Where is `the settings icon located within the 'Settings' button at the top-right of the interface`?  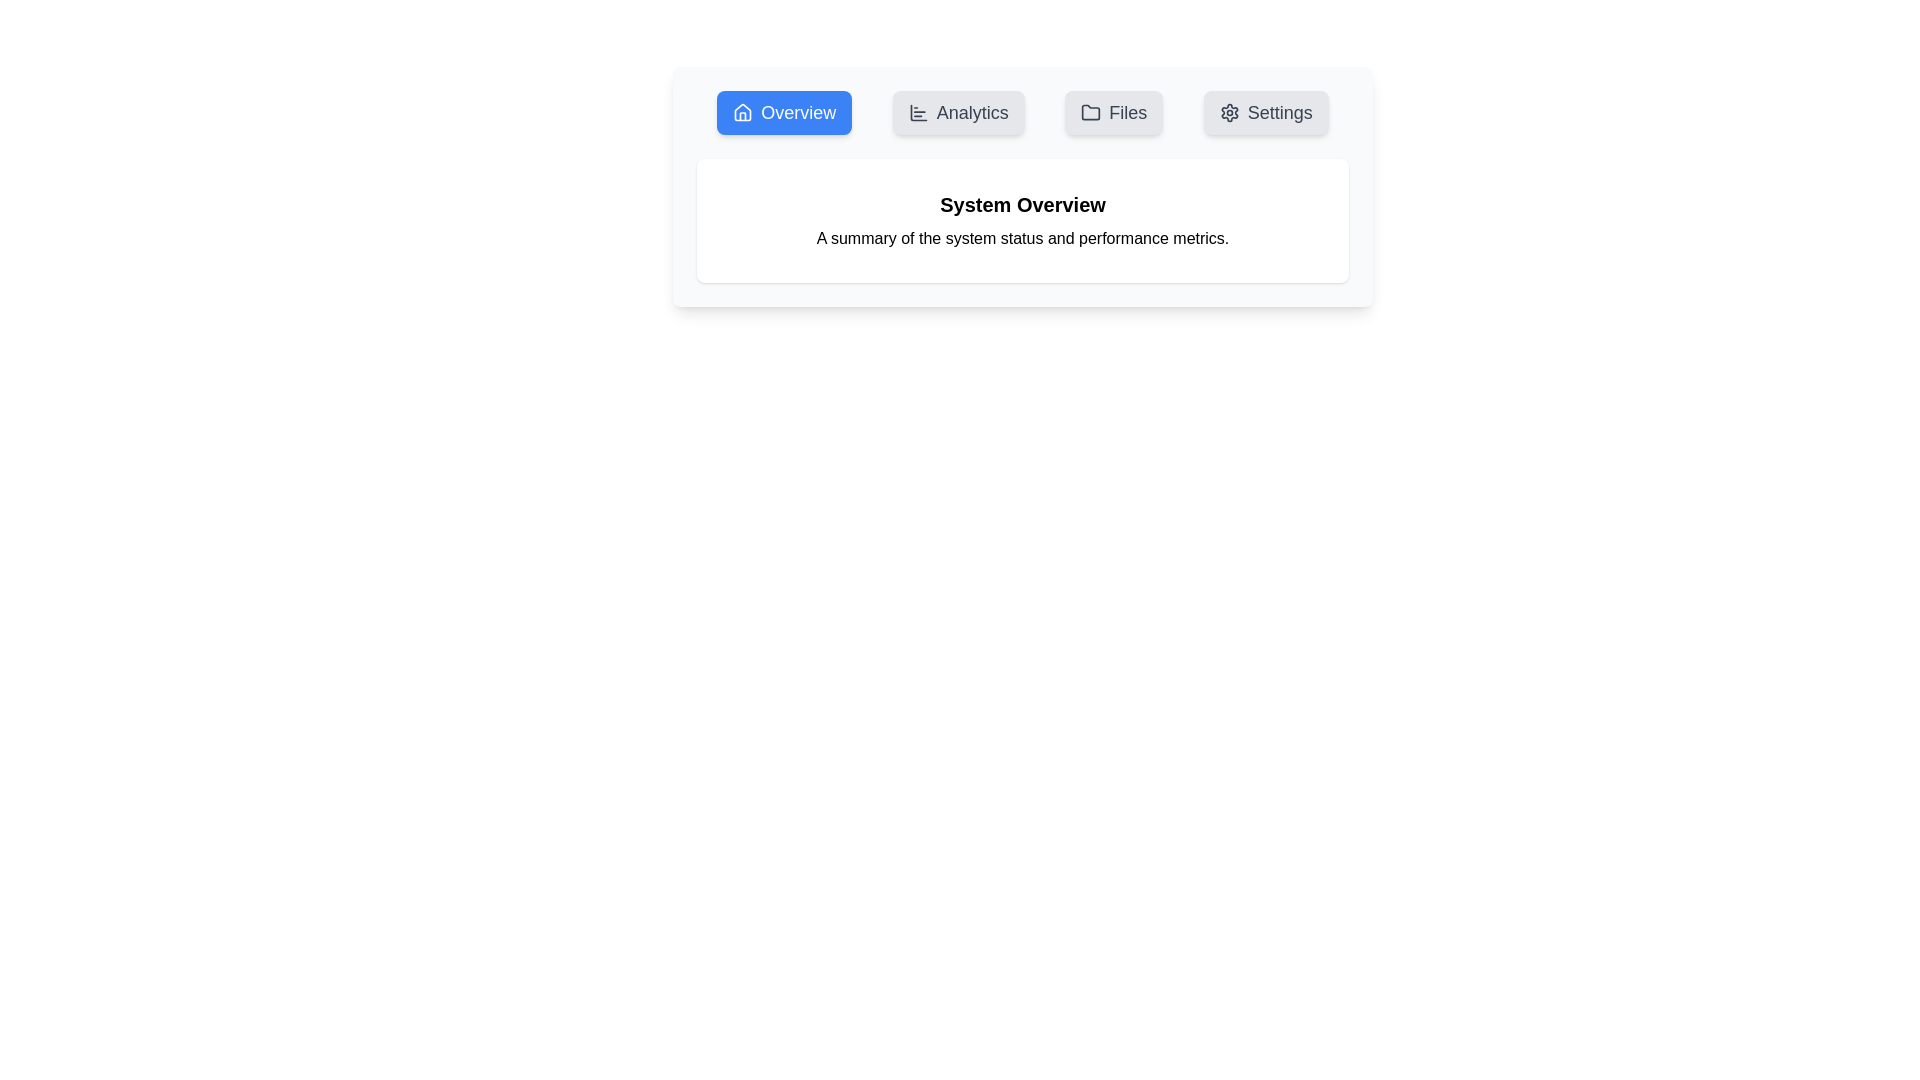 the settings icon located within the 'Settings' button at the top-right of the interface is located at coordinates (1228, 112).